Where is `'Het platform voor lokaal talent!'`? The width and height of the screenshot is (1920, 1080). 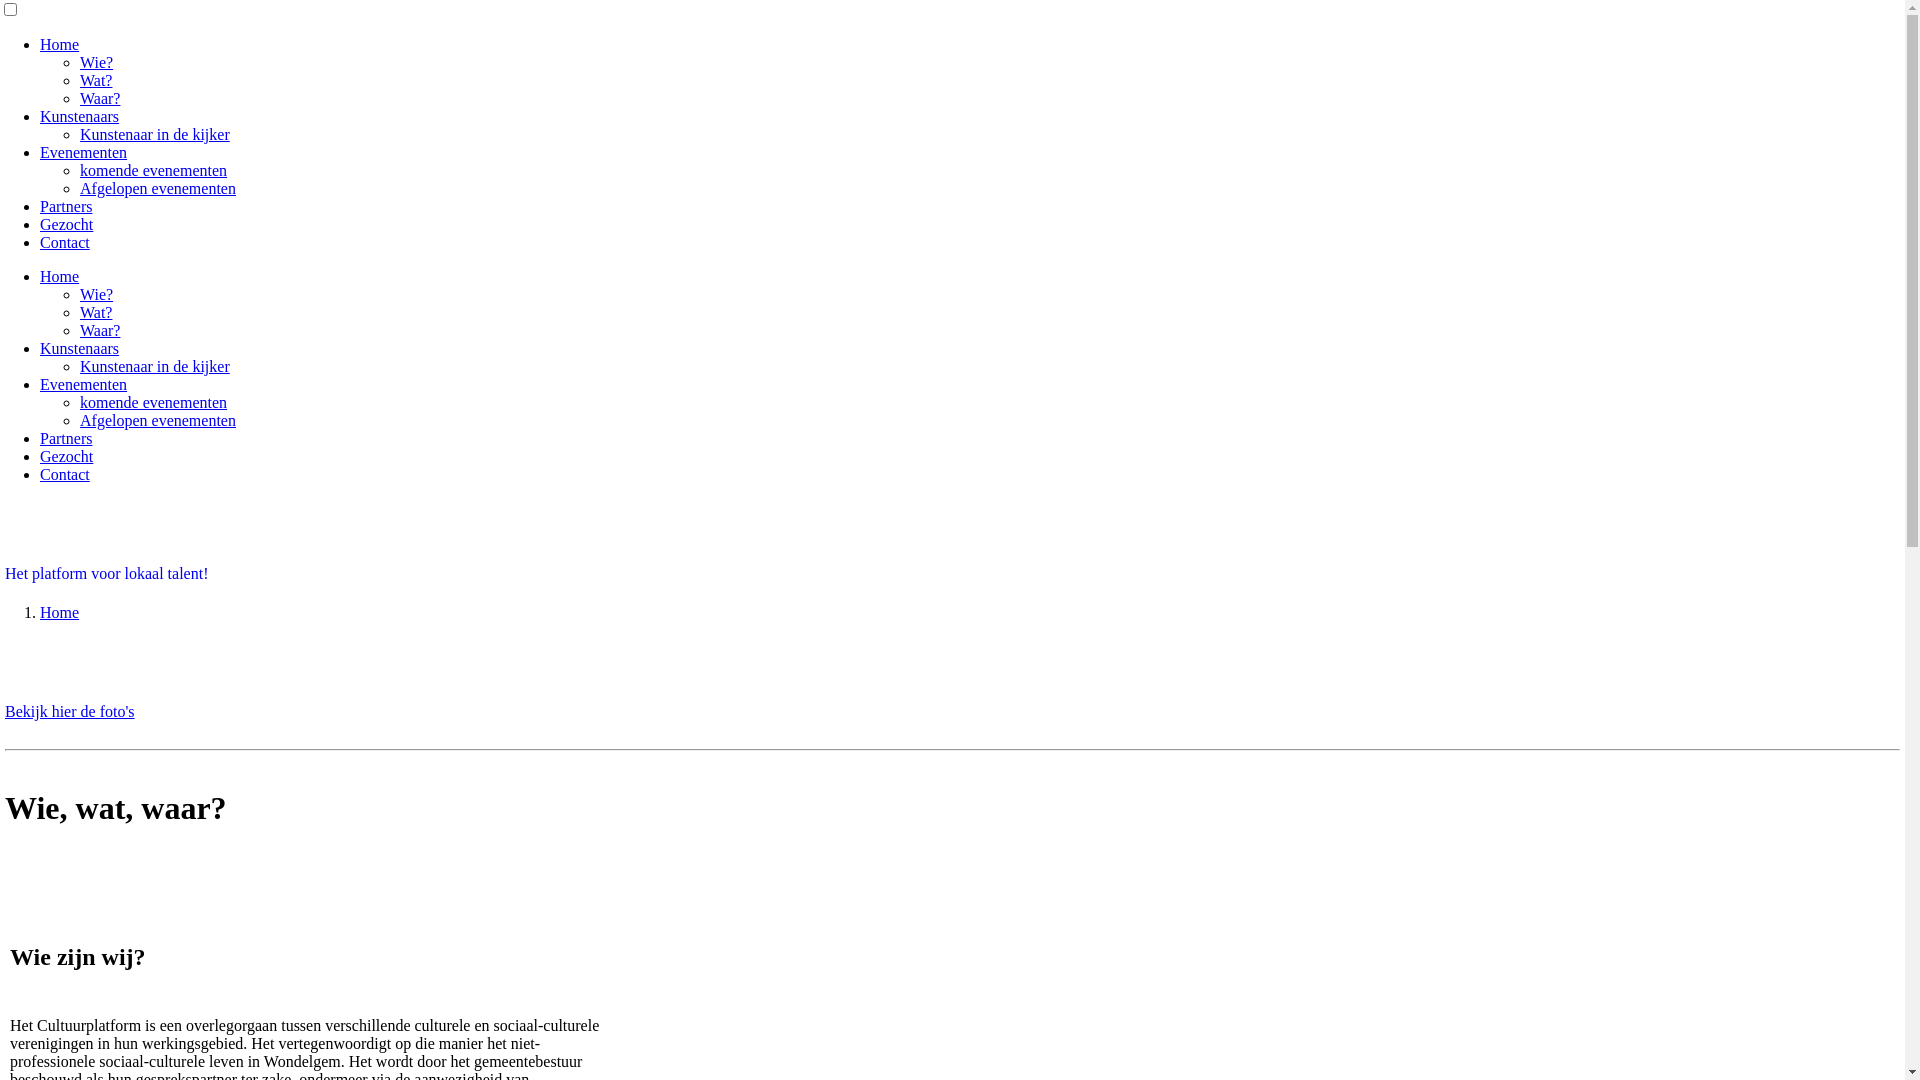
'Het platform voor lokaal talent!' is located at coordinates (105, 573).